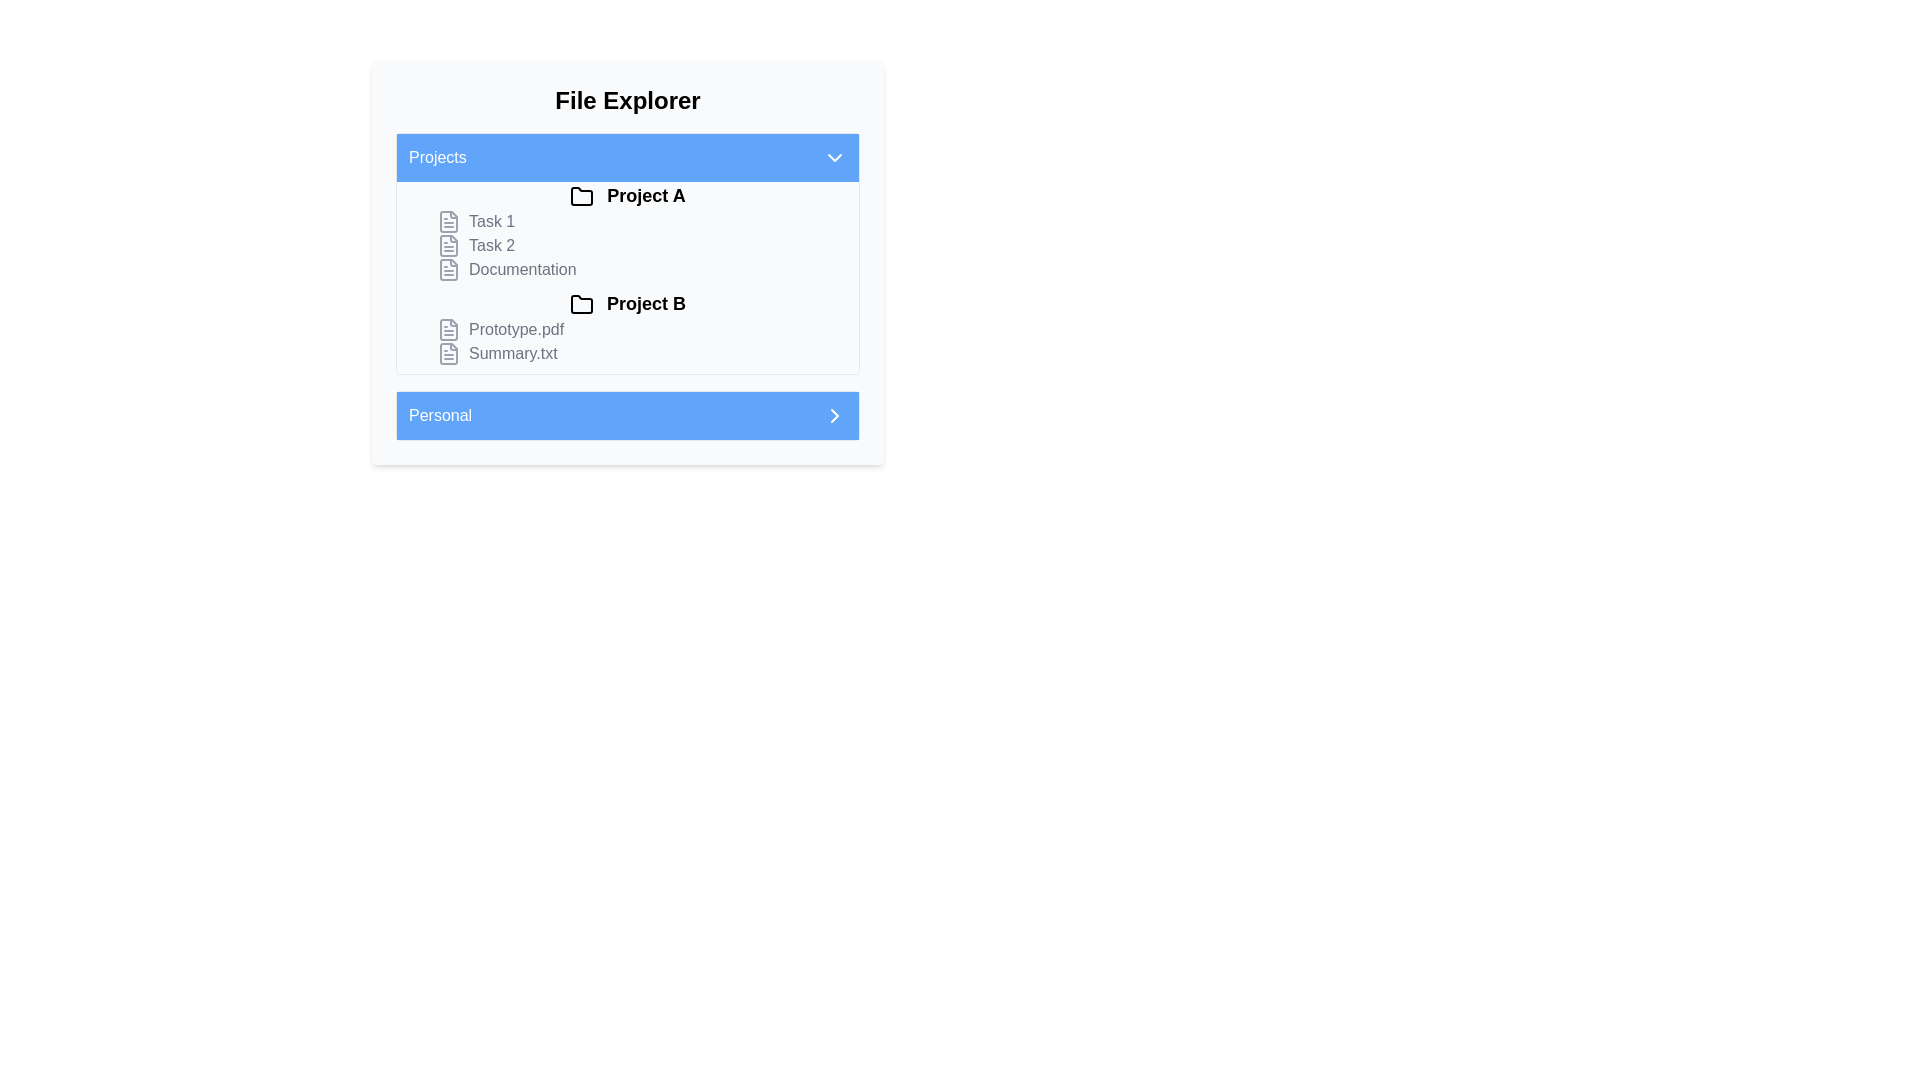  What do you see at coordinates (627, 304) in the screenshot?
I see `the text label identifying the folder titled 'Project B'` at bounding box center [627, 304].